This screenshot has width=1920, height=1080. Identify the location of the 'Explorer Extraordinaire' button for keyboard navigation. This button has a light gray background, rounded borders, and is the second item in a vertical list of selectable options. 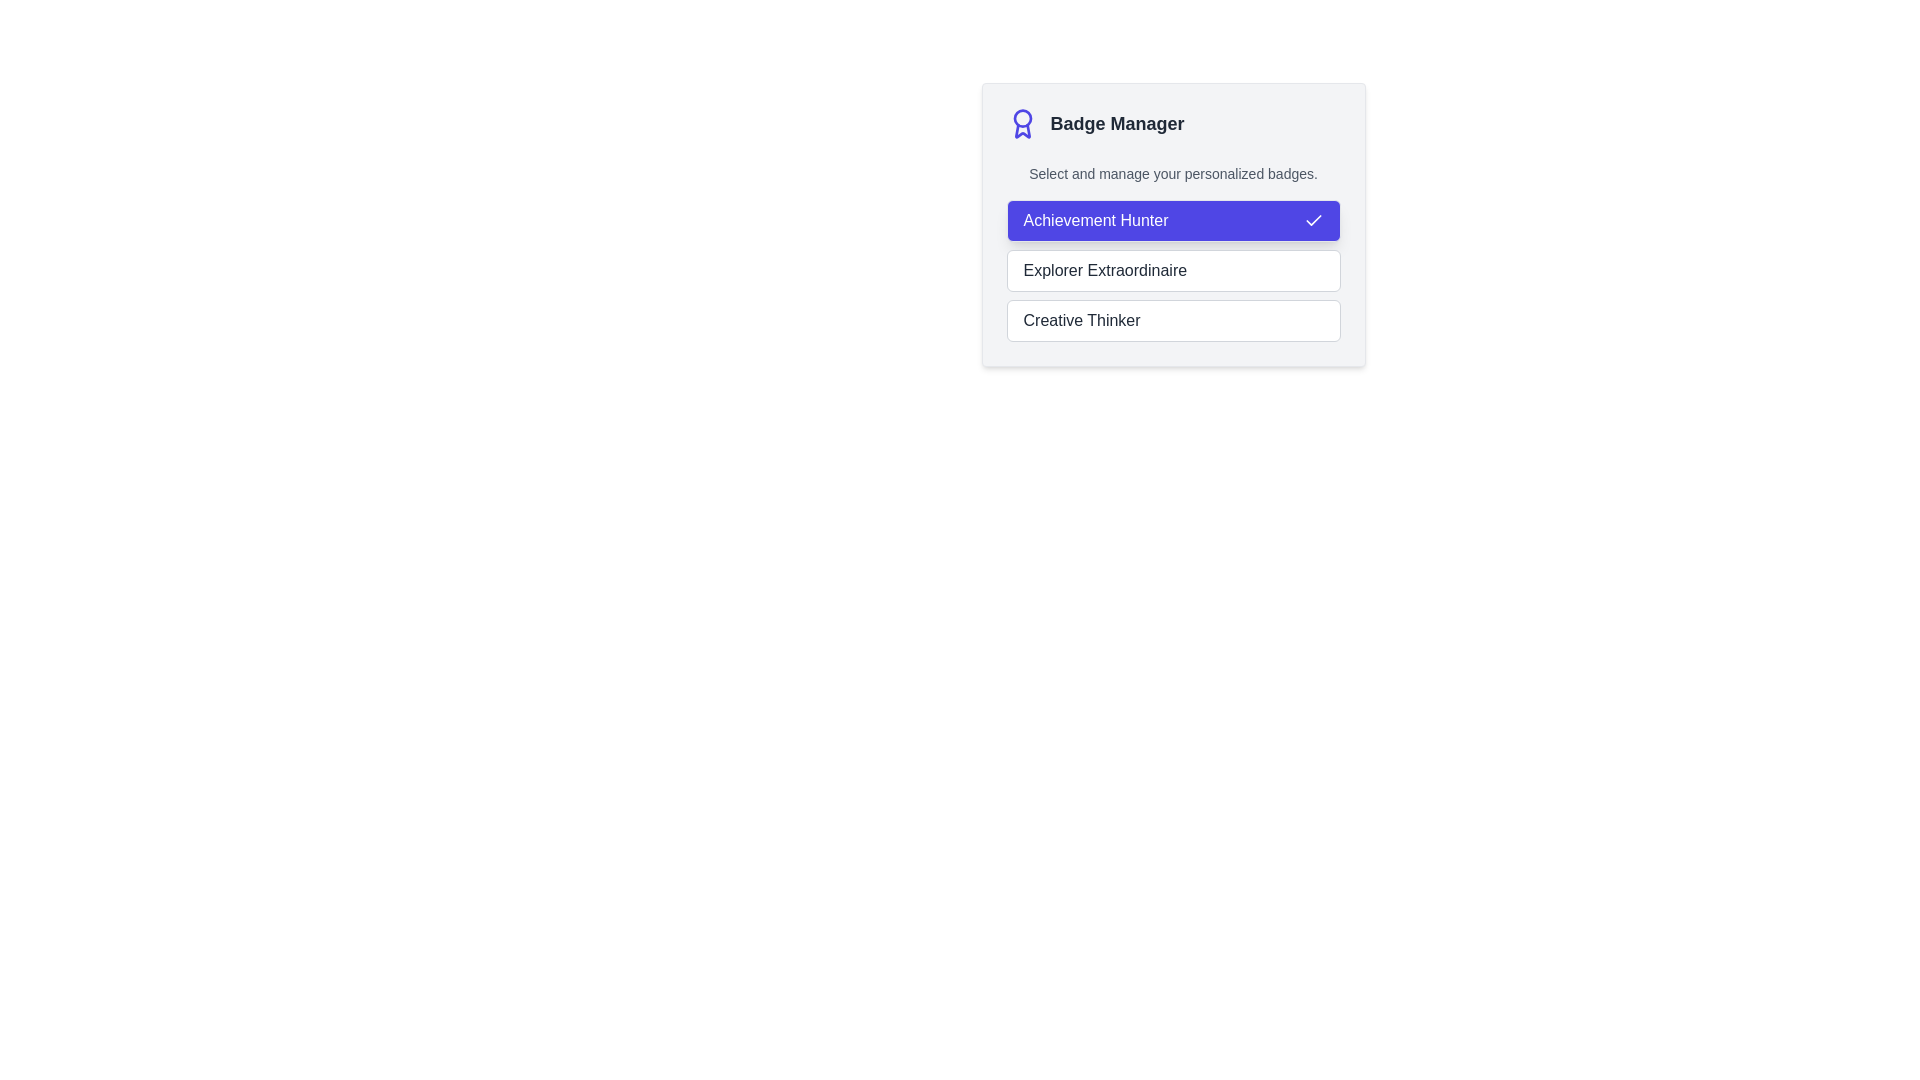
(1173, 270).